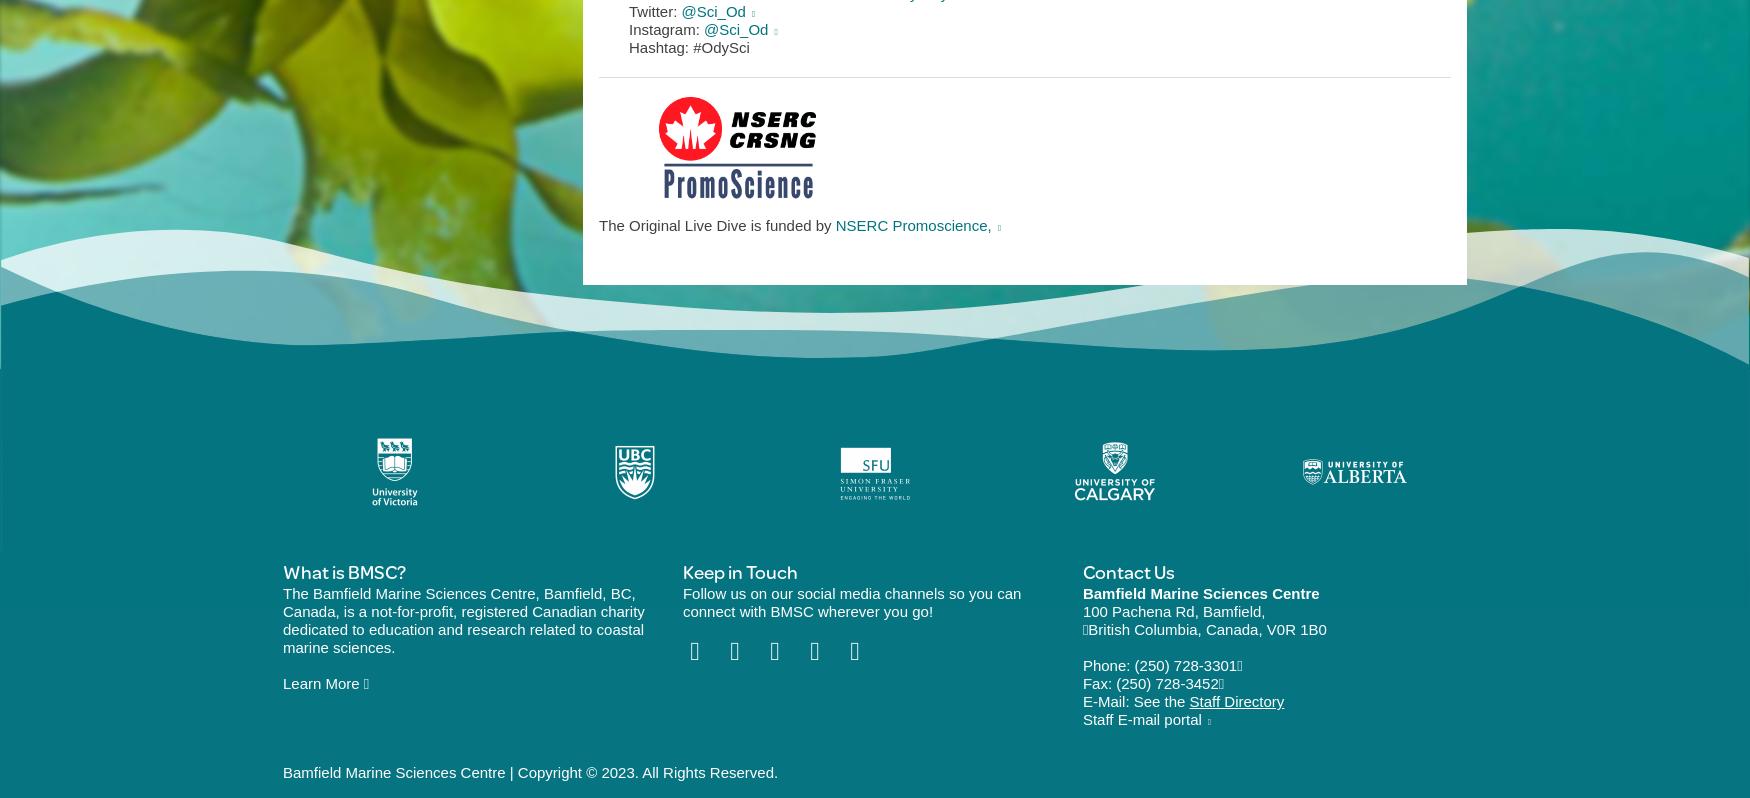 The width and height of the screenshot is (1750, 798). What do you see at coordinates (1127, 570) in the screenshot?
I see `'Contact Us'` at bounding box center [1127, 570].